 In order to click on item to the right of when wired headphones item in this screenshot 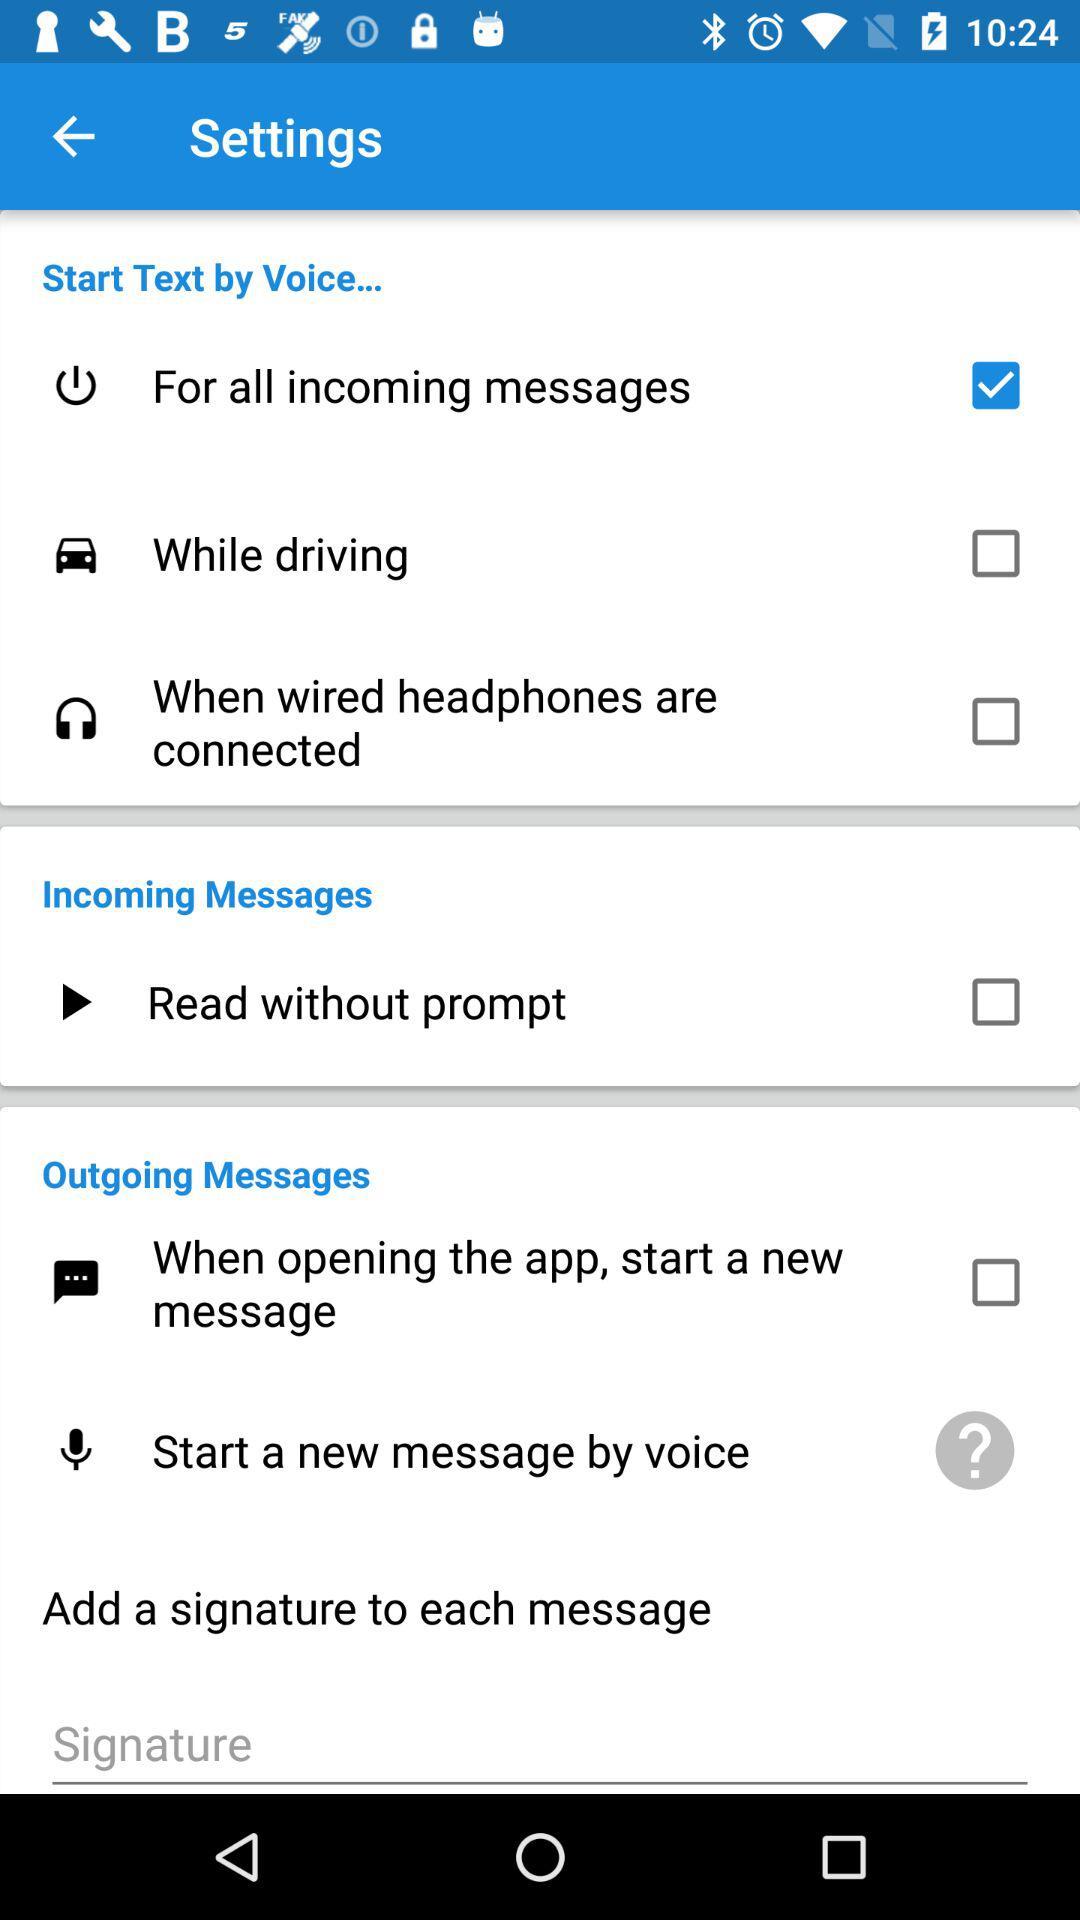, I will do `click(995, 720)`.